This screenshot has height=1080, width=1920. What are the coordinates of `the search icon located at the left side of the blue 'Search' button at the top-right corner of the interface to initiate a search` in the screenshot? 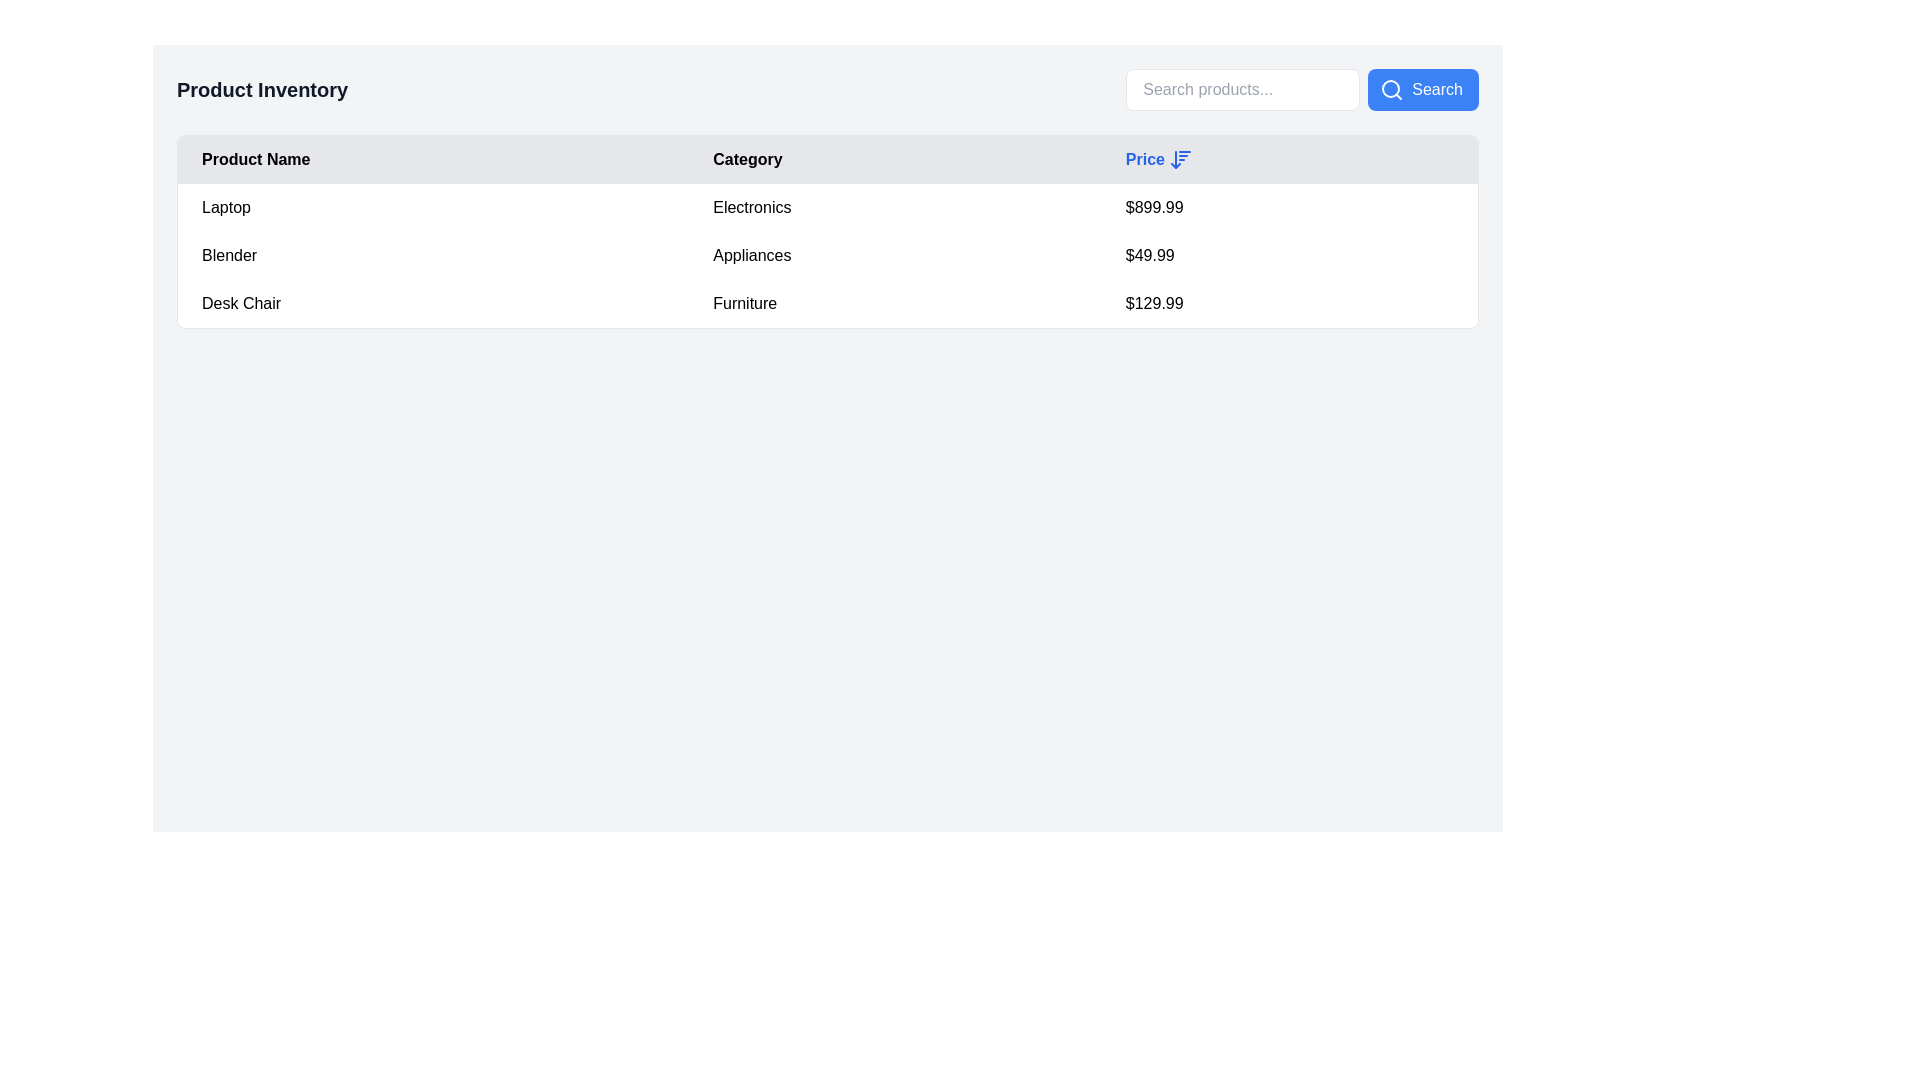 It's located at (1391, 88).